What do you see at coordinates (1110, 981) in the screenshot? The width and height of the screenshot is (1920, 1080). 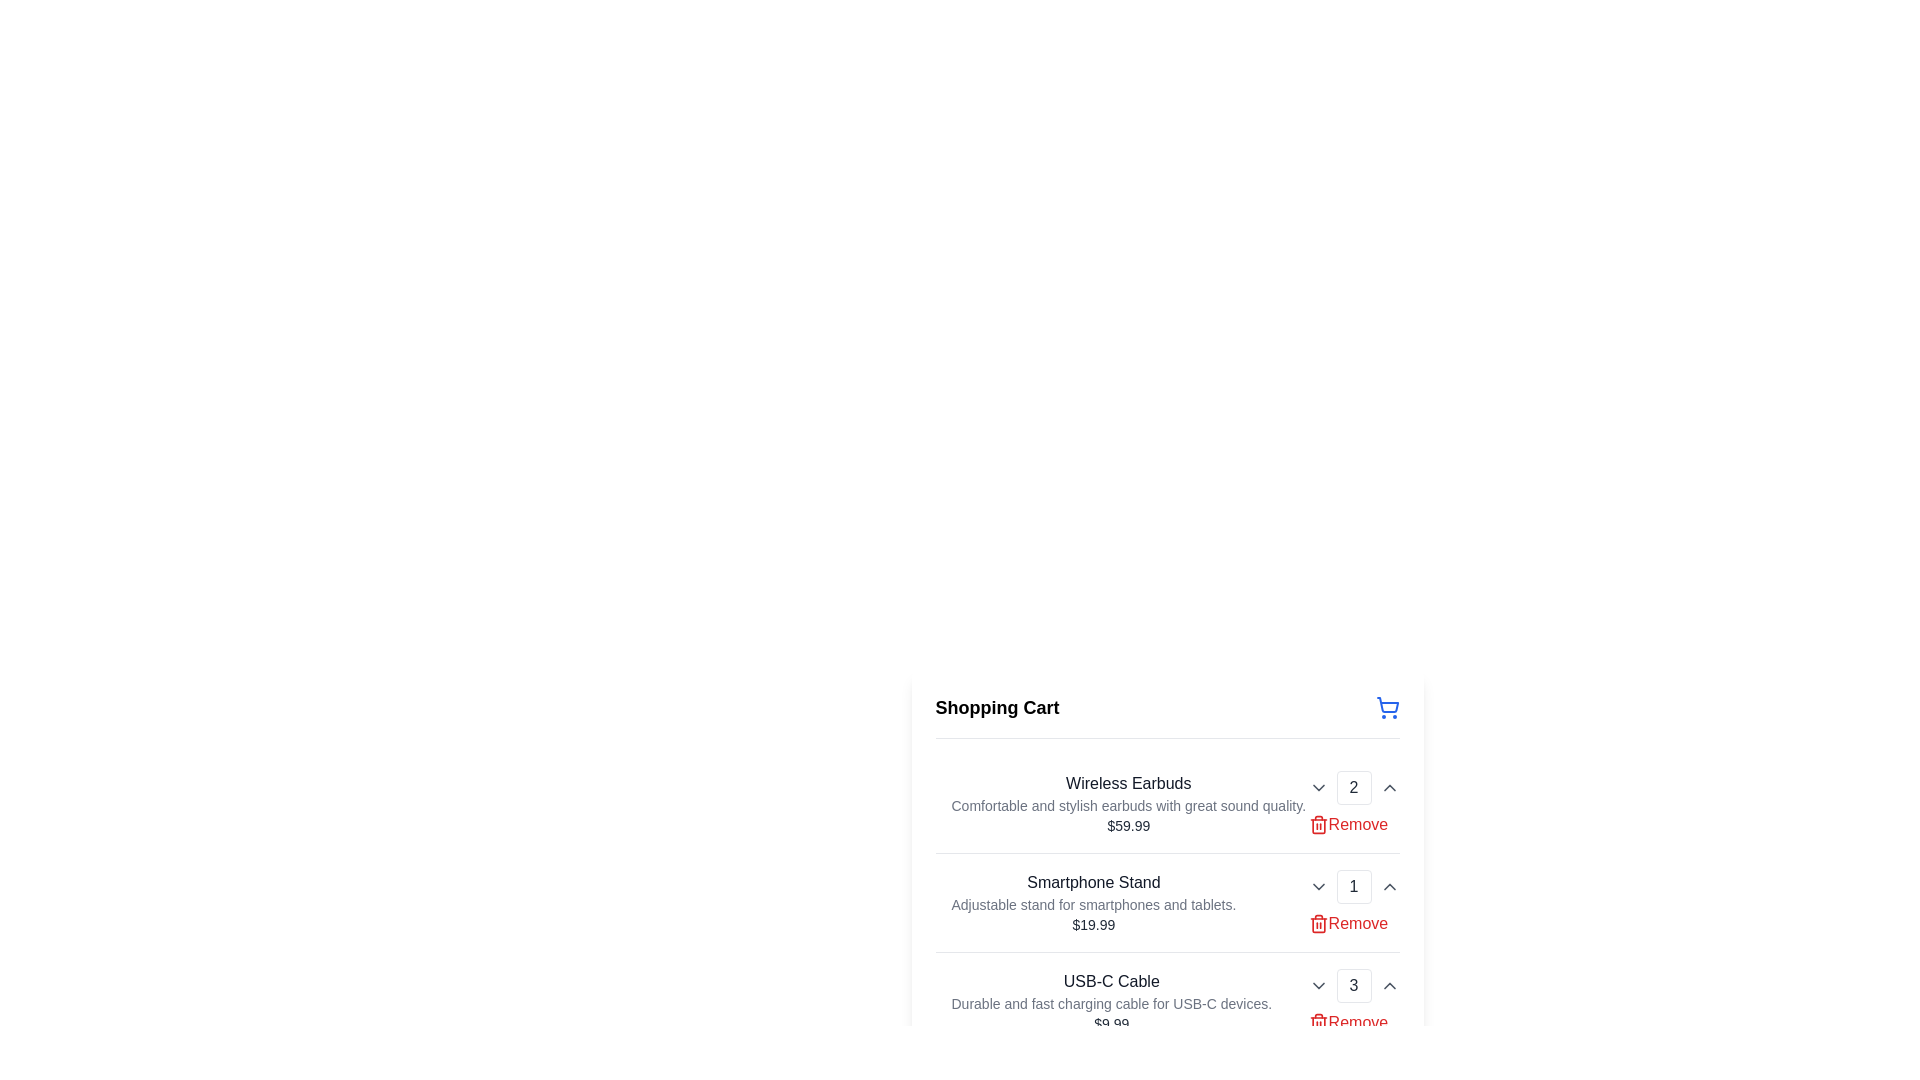 I see `the text label that serves as the title for the product entry, which identifies the item as 'USB-C Cable'` at bounding box center [1110, 981].